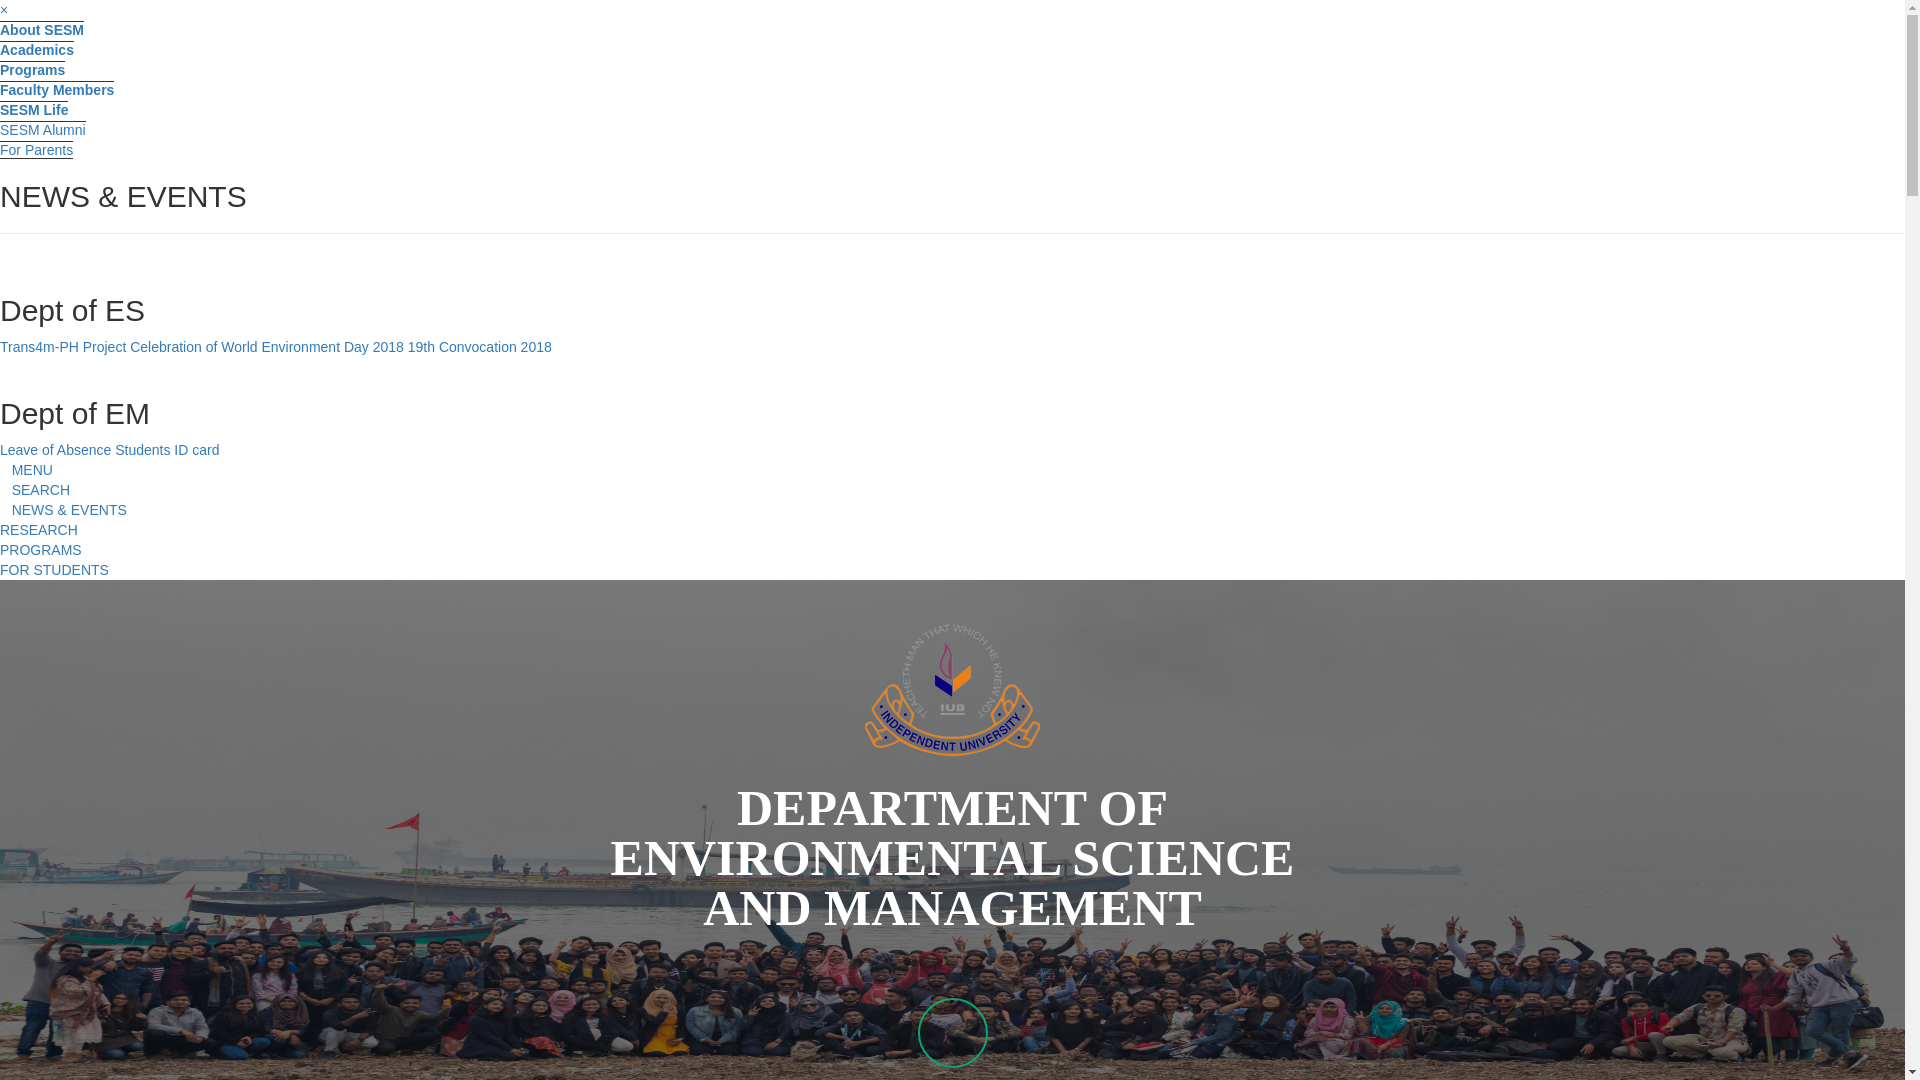 The image size is (1920, 1080). Describe the element at coordinates (38, 528) in the screenshot. I see `'RESEARCH'` at that location.